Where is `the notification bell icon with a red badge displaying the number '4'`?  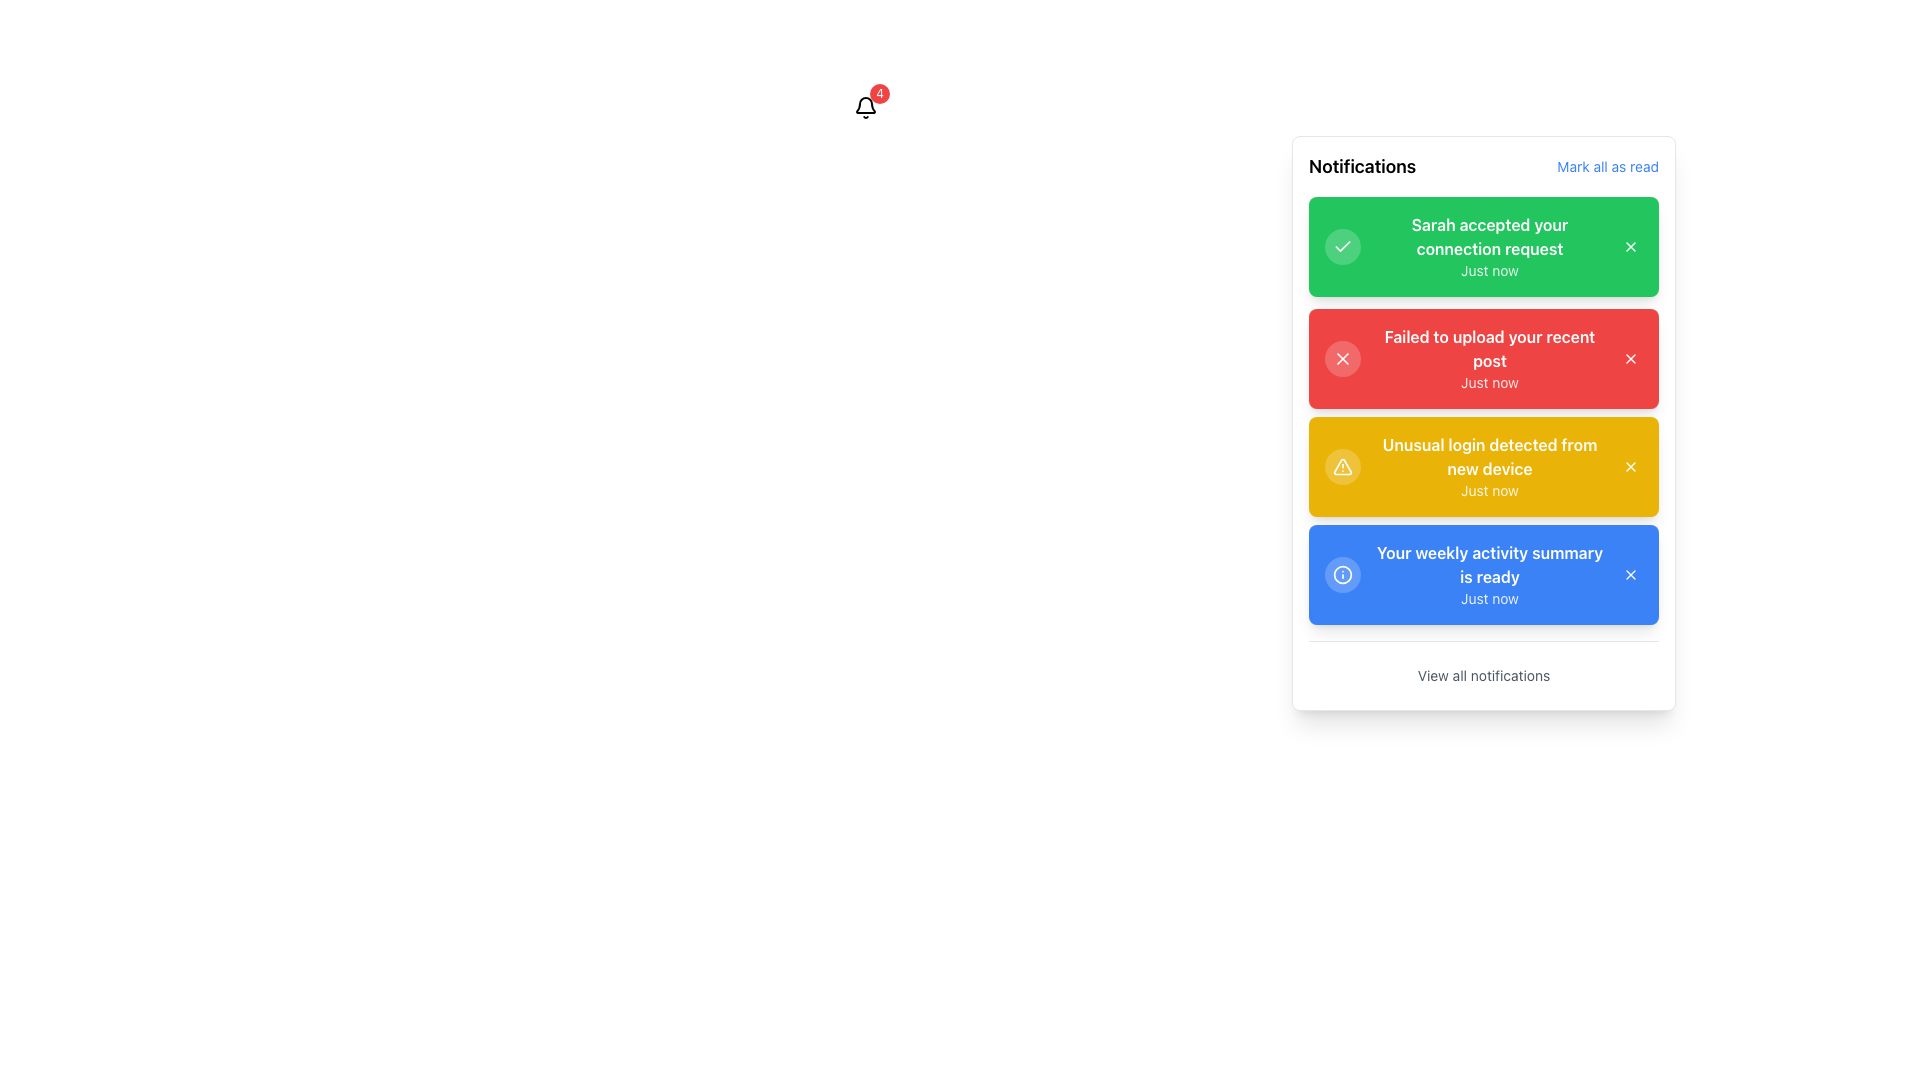
the notification bell icon with a red badge displaying the number '4' is located at coordinates (865, 108).